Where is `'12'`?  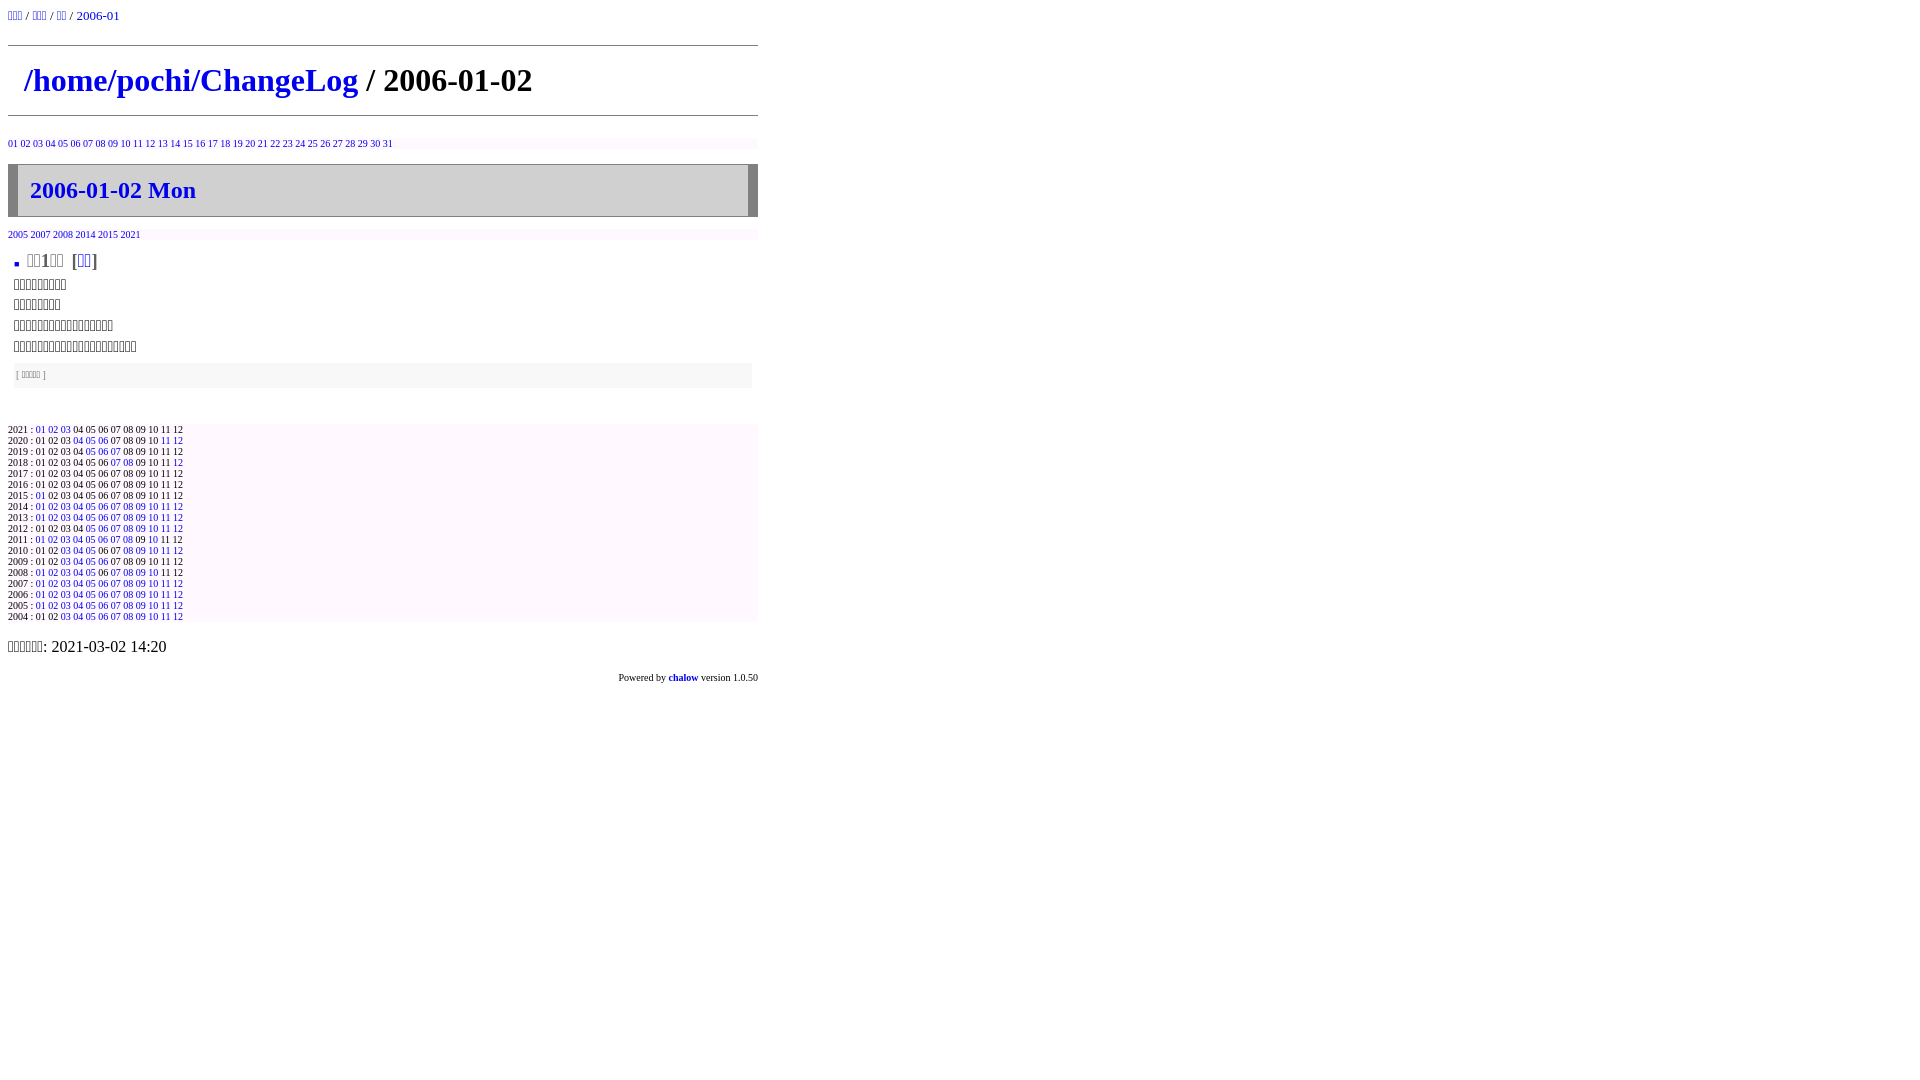 '12' is located at coordinates (177, 527).